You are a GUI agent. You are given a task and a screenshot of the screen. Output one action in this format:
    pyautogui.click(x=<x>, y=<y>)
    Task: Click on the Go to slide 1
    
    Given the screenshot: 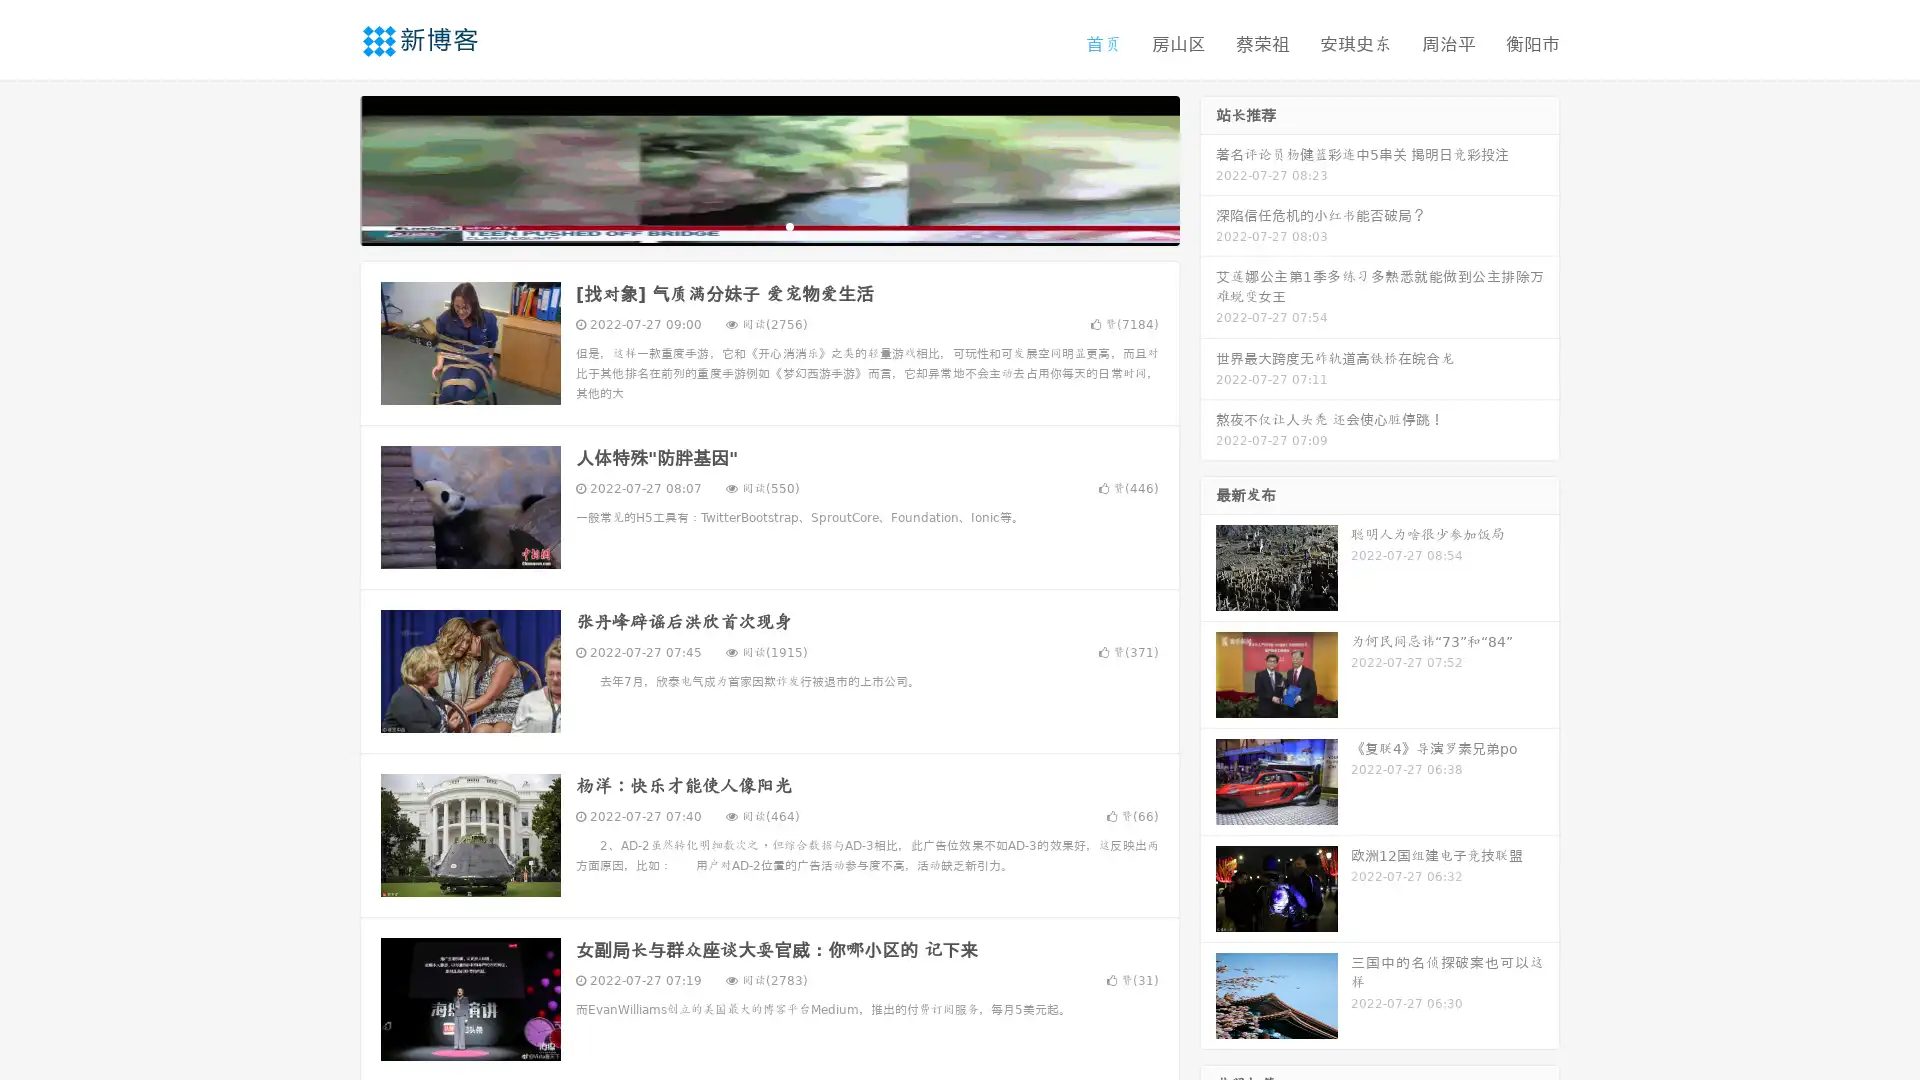 What is the action you would take?
    pyautogui.click(x=748, y=225)
    